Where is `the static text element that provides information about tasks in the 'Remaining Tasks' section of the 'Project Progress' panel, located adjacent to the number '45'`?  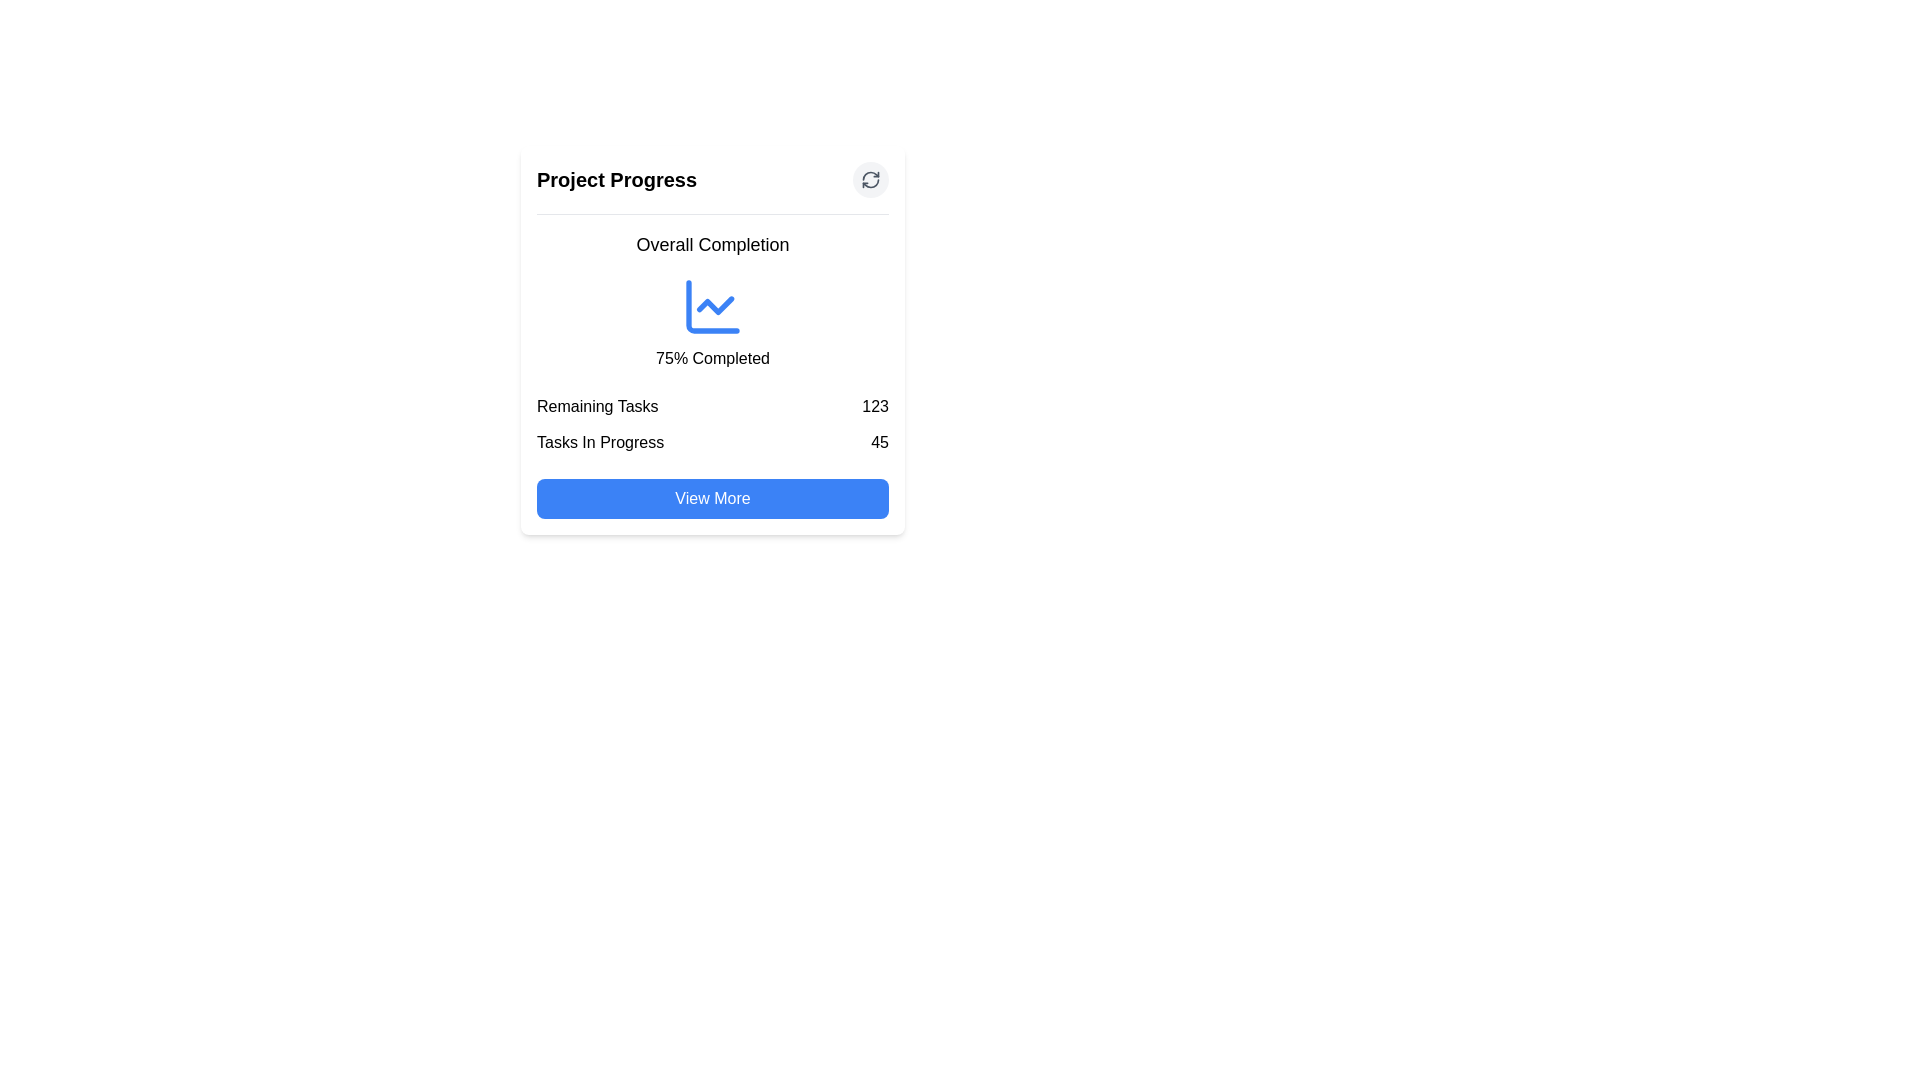 the static text element that provides information about tasks in the 'Remaining Tasks' section of the 'Project Progress' panel, located adjacent to the number '45' is located at coordinates (599, 442).